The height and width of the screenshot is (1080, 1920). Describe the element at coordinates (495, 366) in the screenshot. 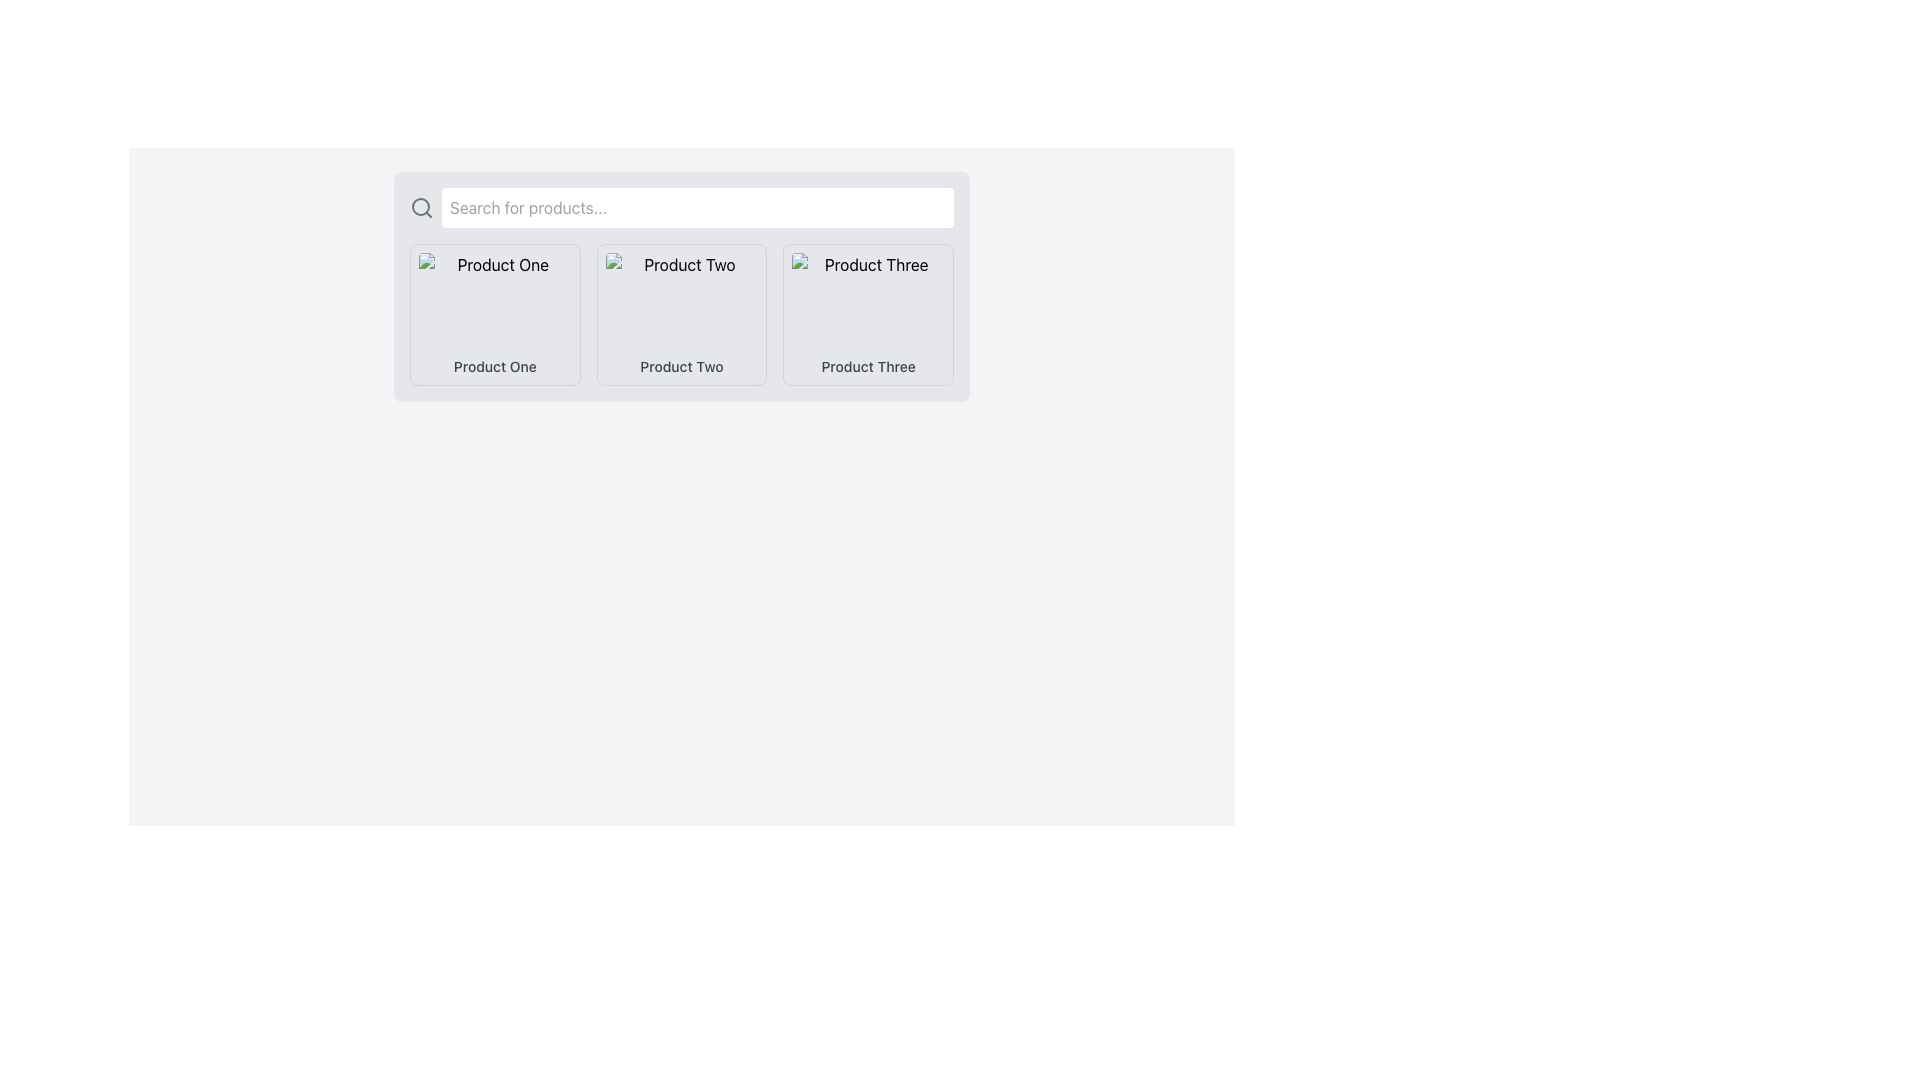

I see `text label at the bottom of the first product card on the left, which provides the name or title for the product` at that location.